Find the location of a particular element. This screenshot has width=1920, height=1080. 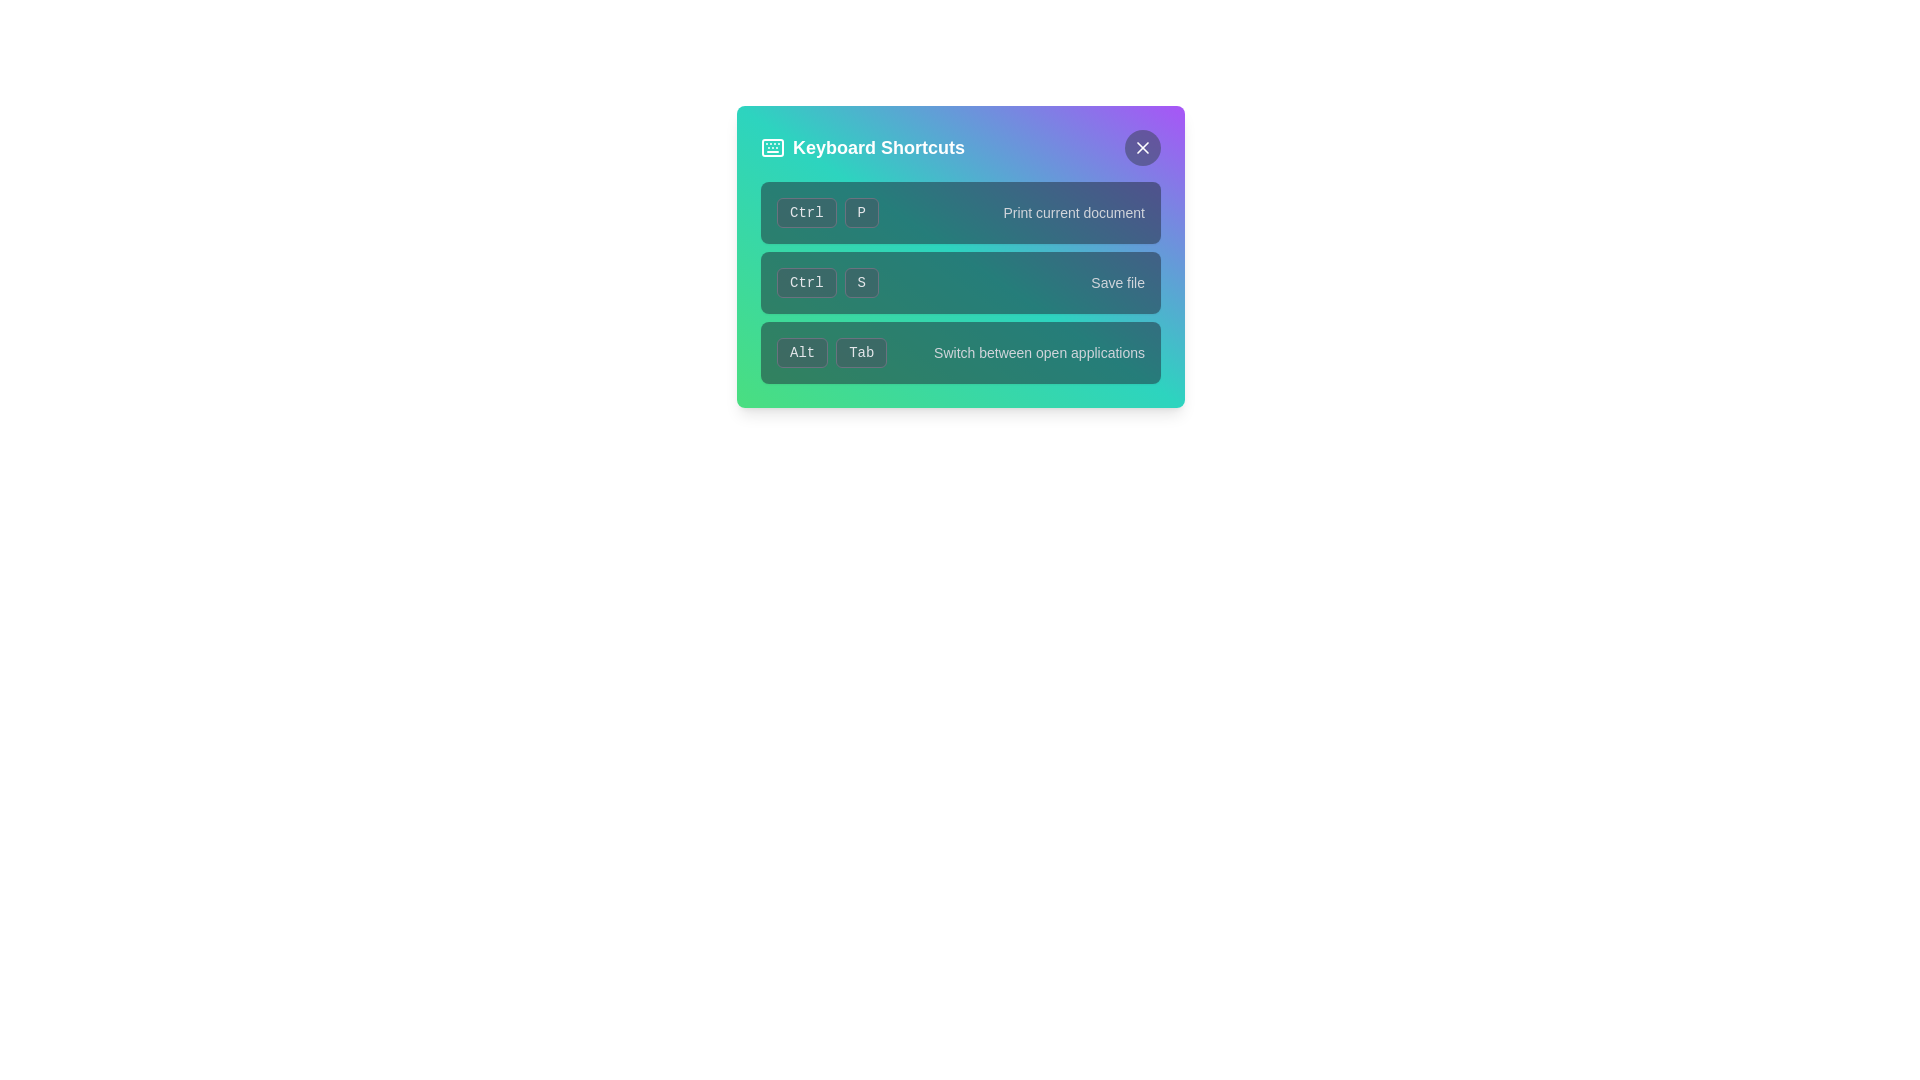

the close button located in the top-right corner of the 'Keyboard Shortcuts' modal to trigger a visual effect is located at coordinates (1142, 146).